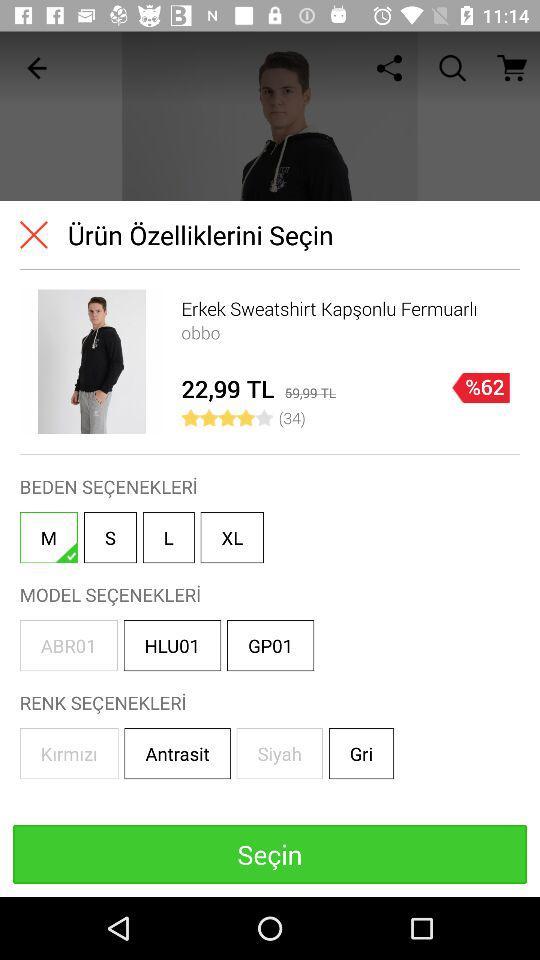 Image resolution: width=540 pixels, height=960 pixels. Describe the element at coordinates (278, 752) in the screenshot. I see `the siyah icon` at that location.